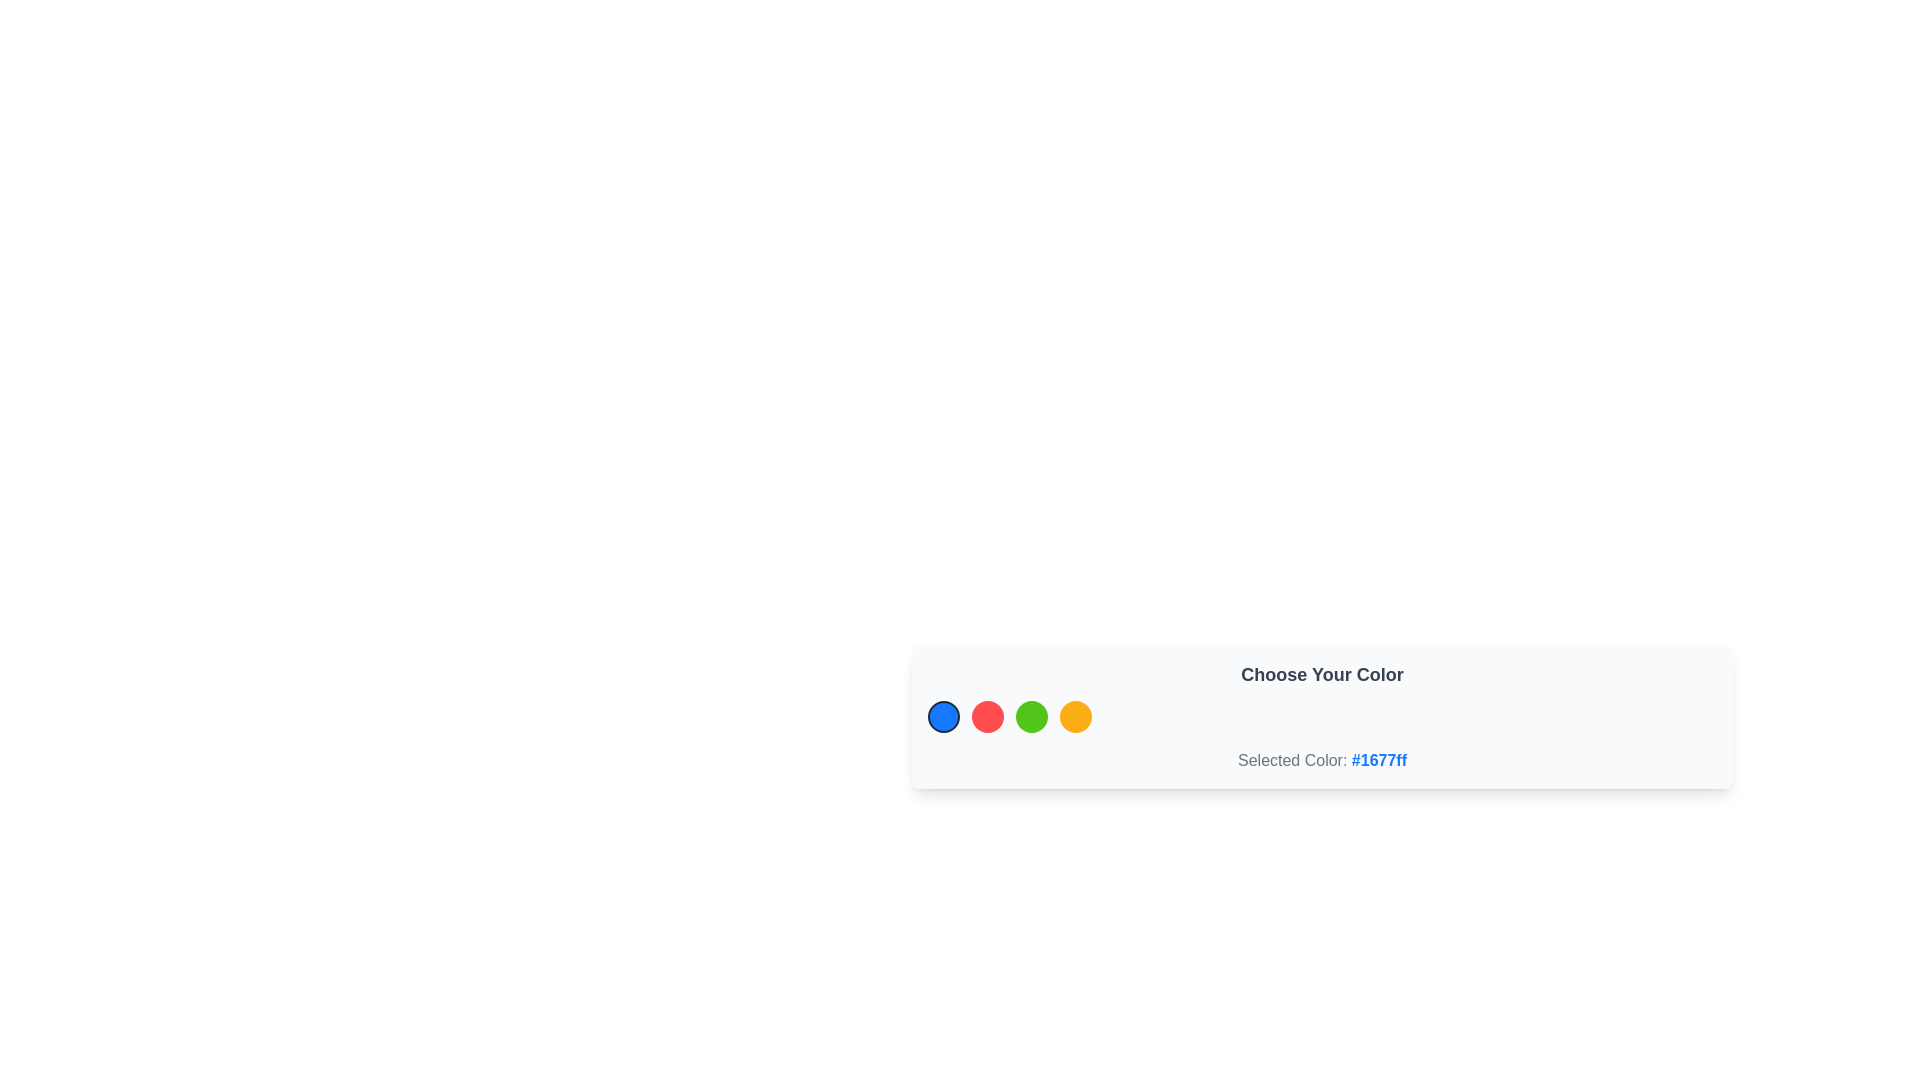 The height and width of the screenshot is (1080, 1920). I want to click on the color selector circle in the Stack of interactive color selectors, so click(1322, 716).